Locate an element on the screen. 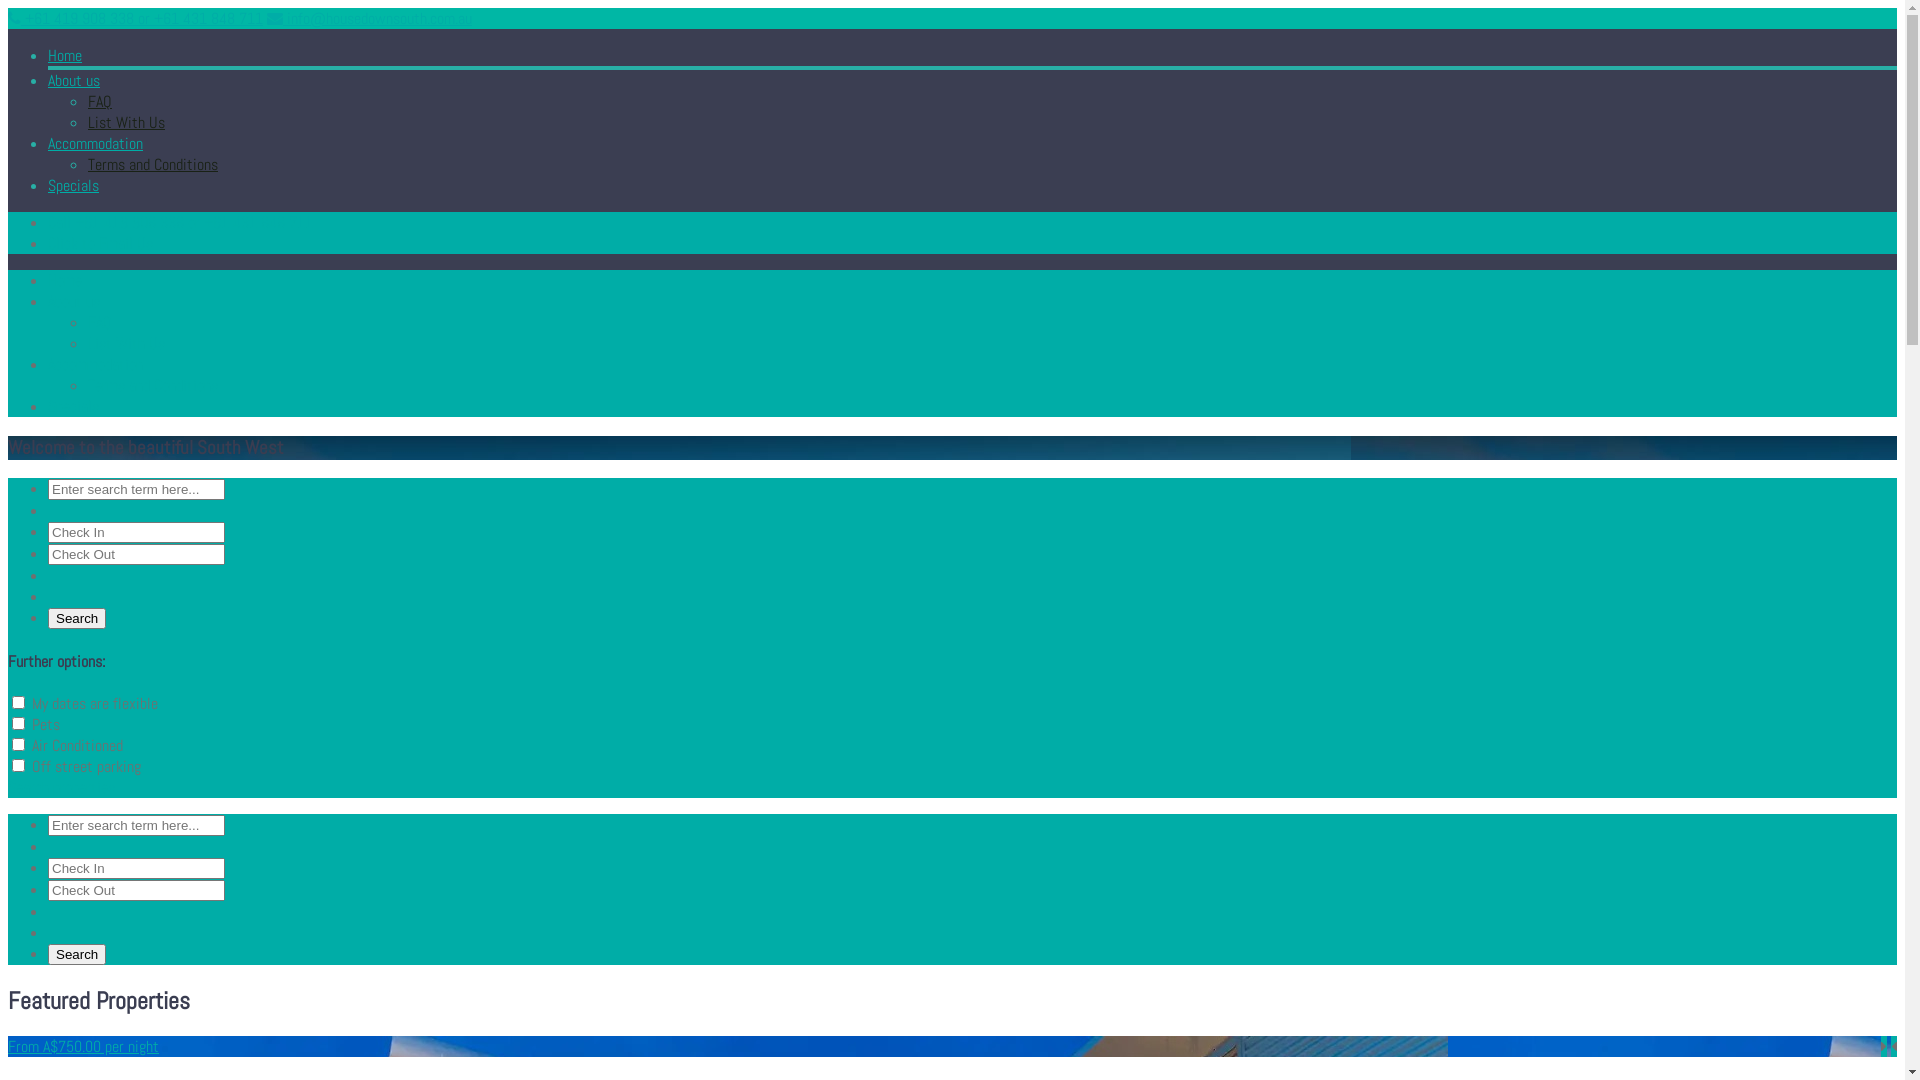 This screenshot has height=1080, width=1920. '+61 419 908 338 or +61 431 848 711' is located at coordinates (134, 18).